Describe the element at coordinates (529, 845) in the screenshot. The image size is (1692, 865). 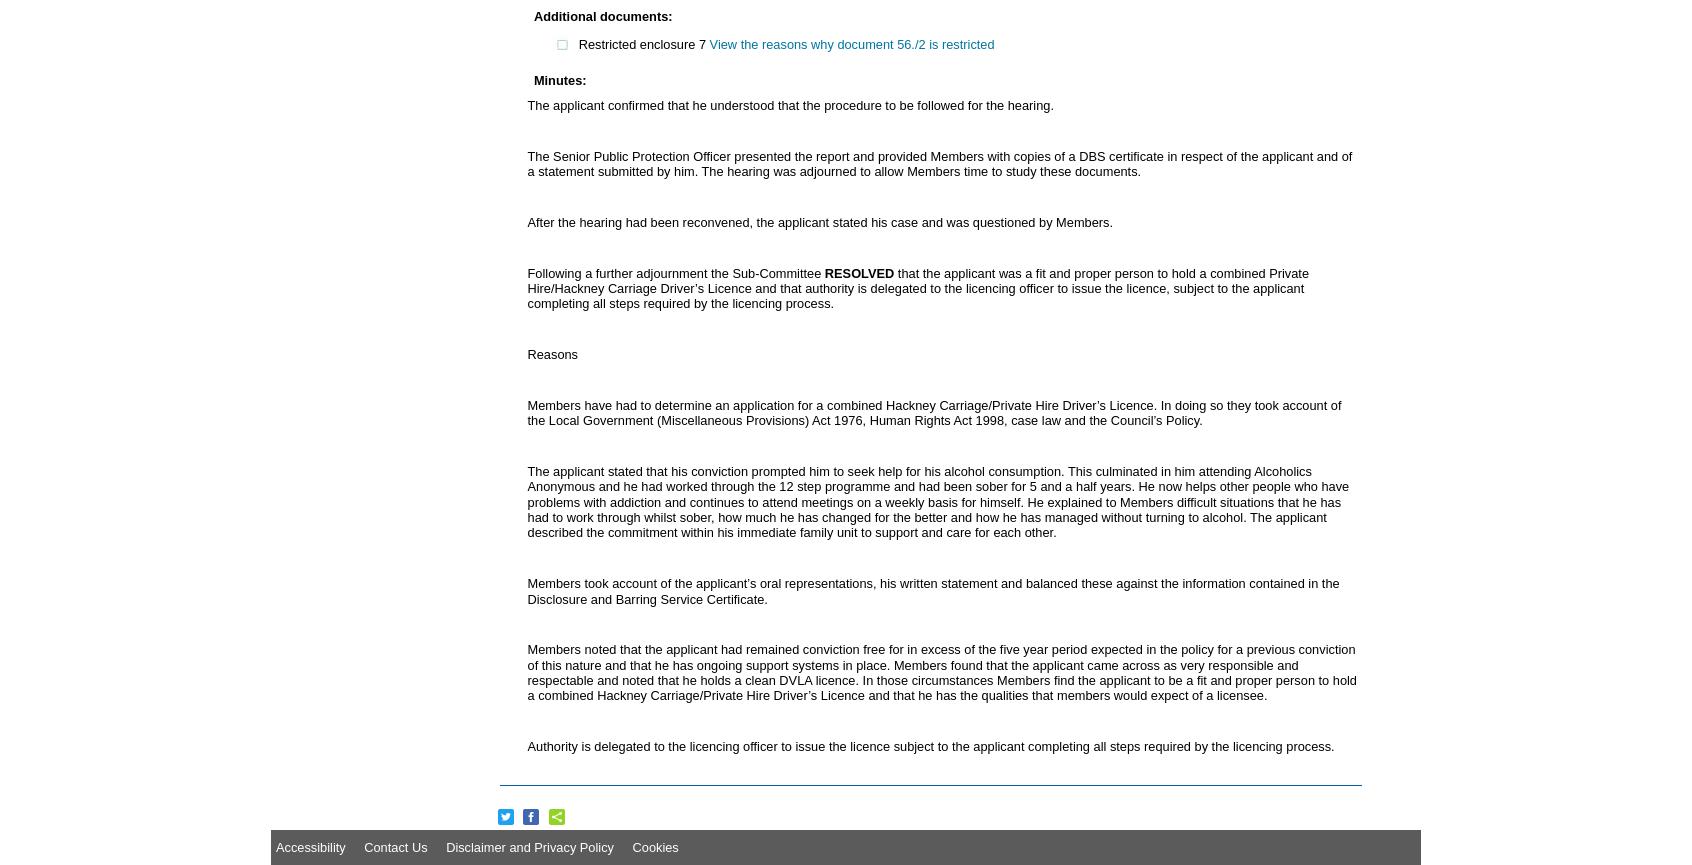
I see `'Disclaimer and Privacy Policy'` at that location.